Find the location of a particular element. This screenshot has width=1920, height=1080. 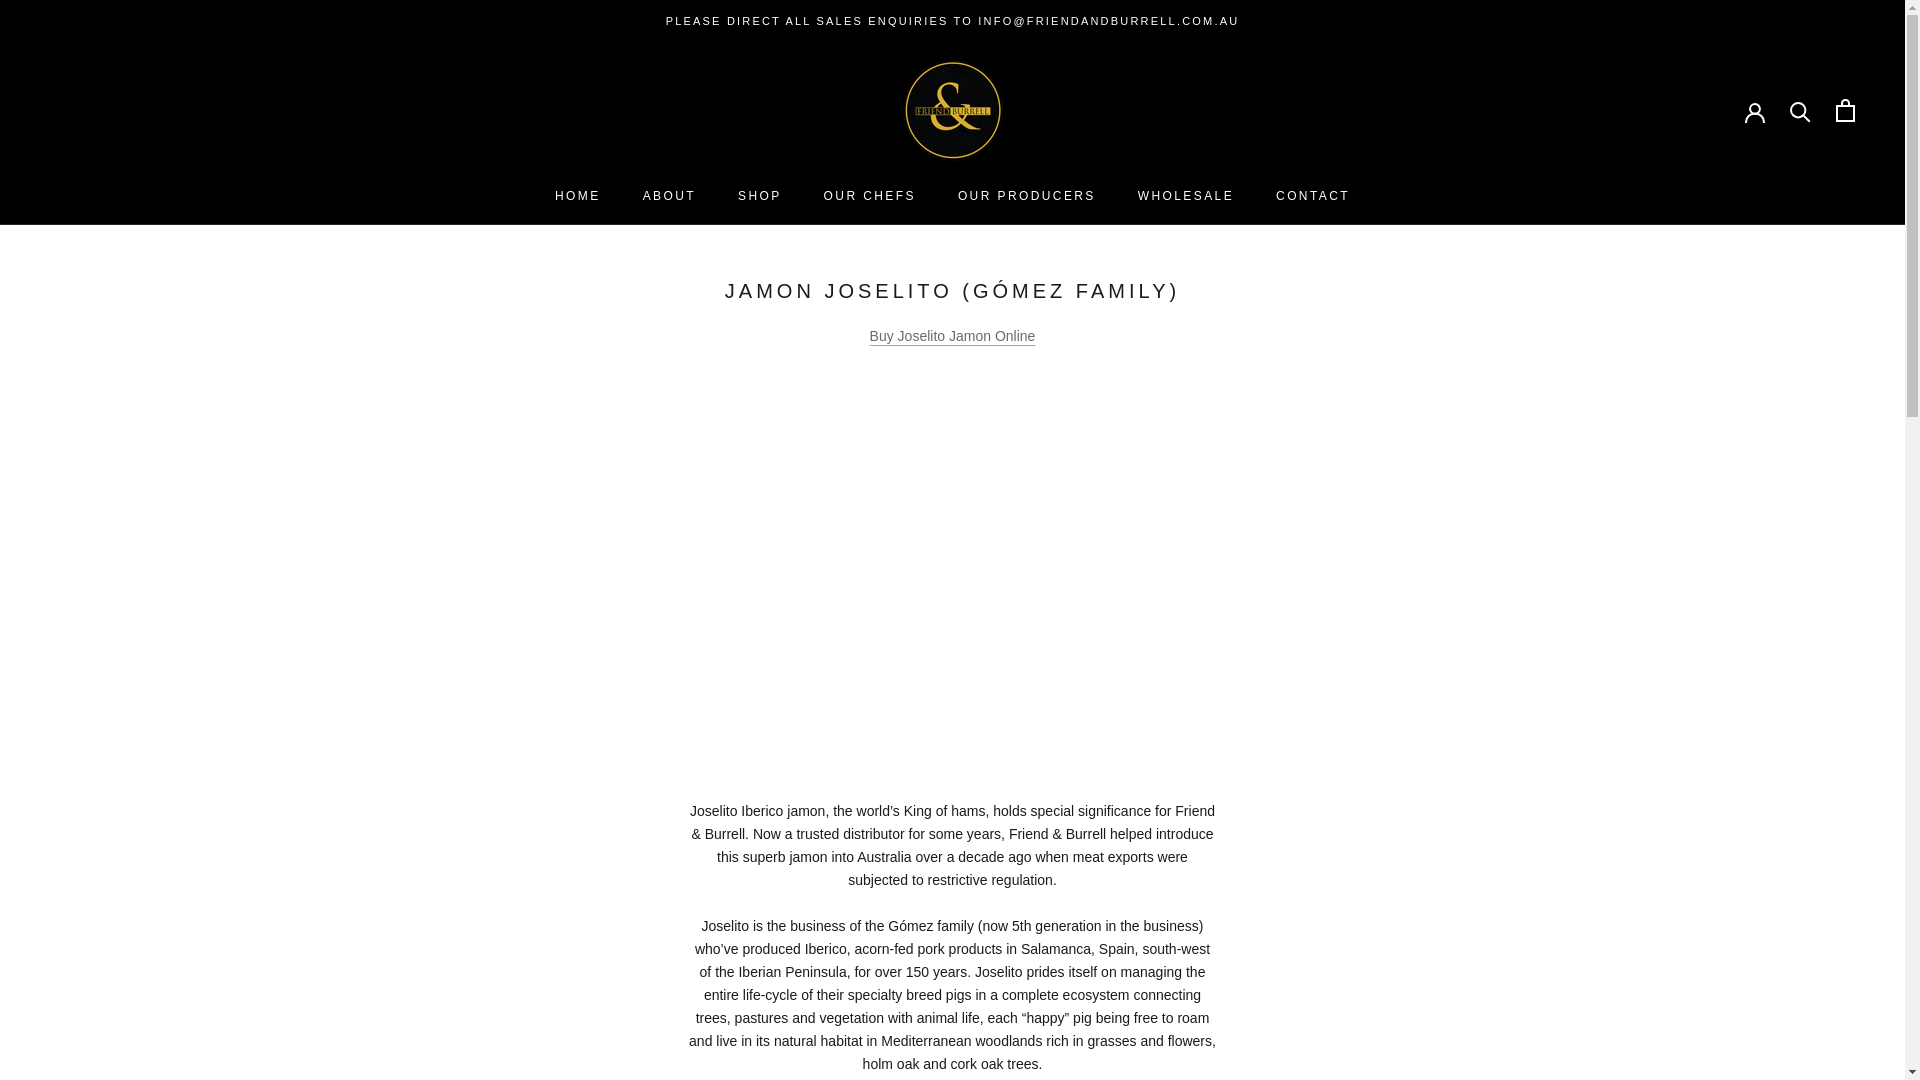

'SHOP is located at coordinates (758, 196).